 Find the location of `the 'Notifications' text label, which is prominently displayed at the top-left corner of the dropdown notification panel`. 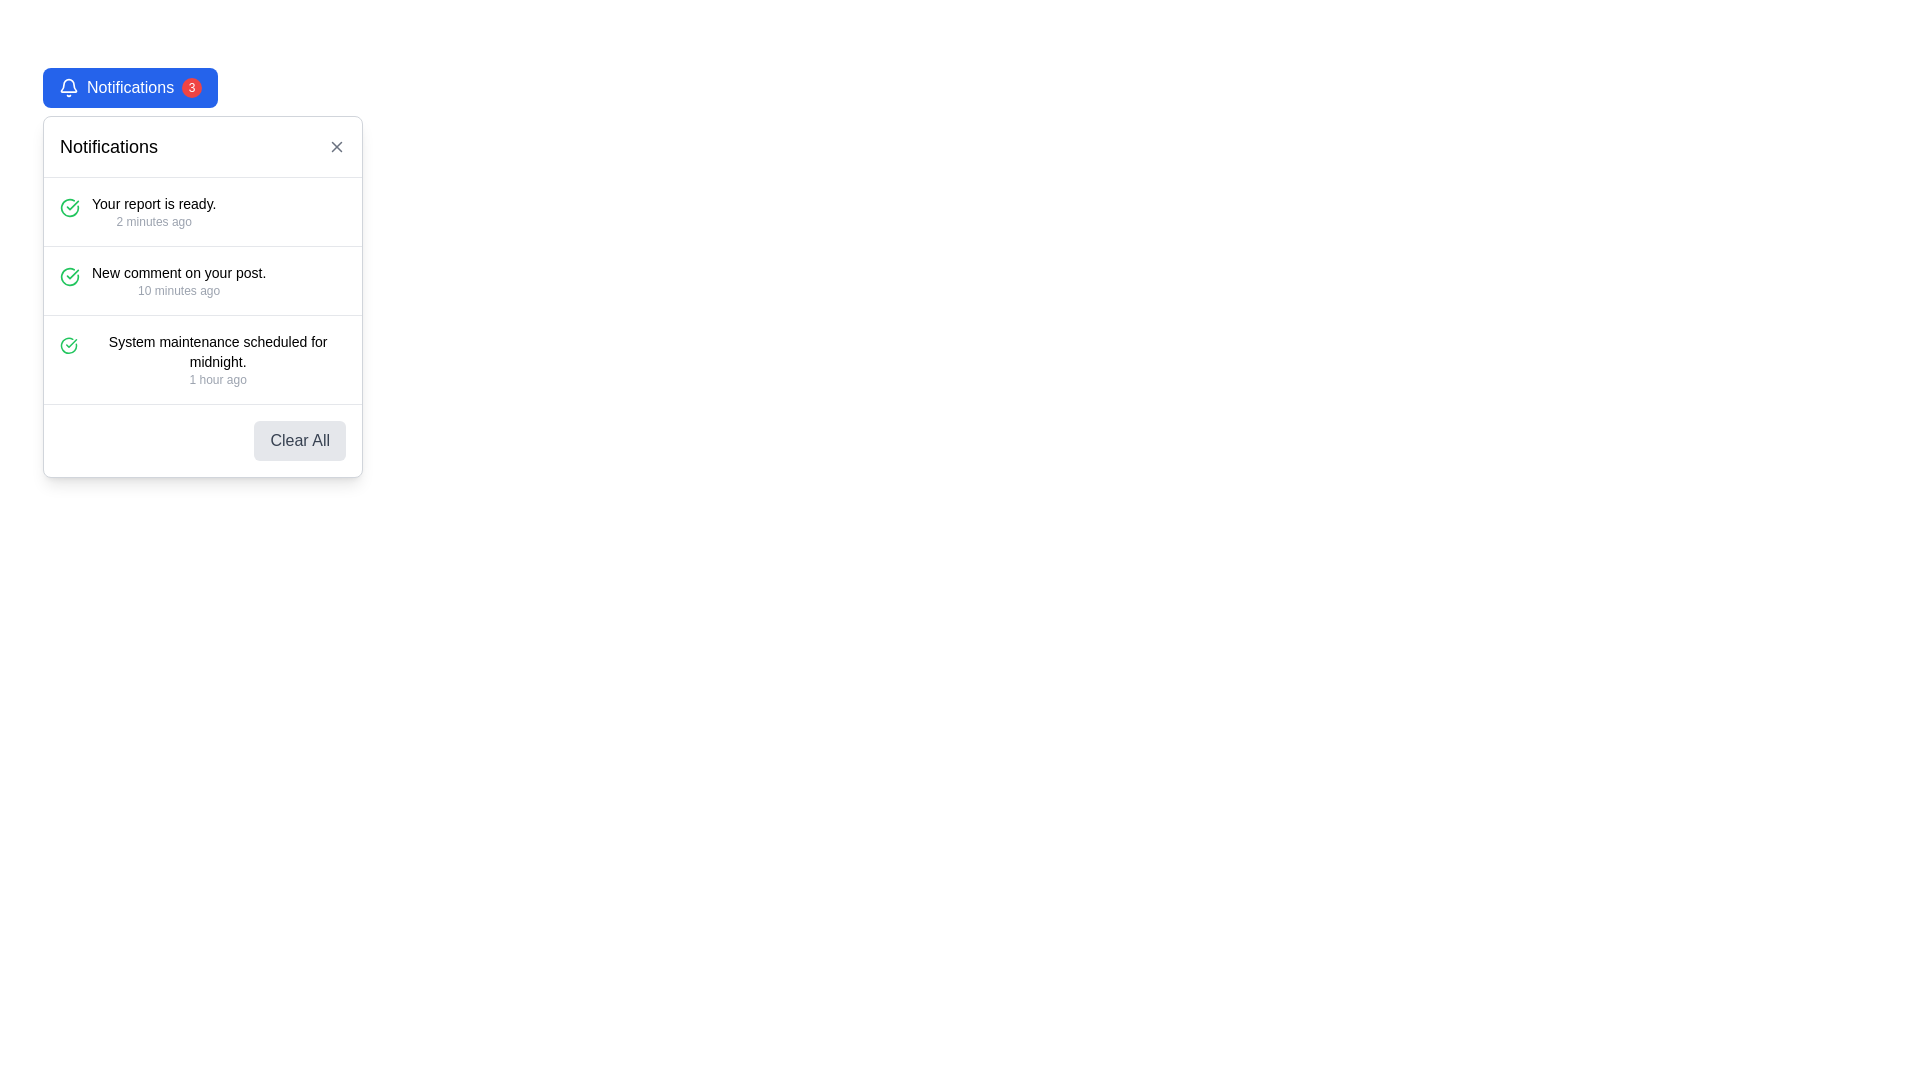

the 'Notifications' text label, which is prominently displayed at the top-left corner of the dropdown notification panel is located at coordinates (108, 145).